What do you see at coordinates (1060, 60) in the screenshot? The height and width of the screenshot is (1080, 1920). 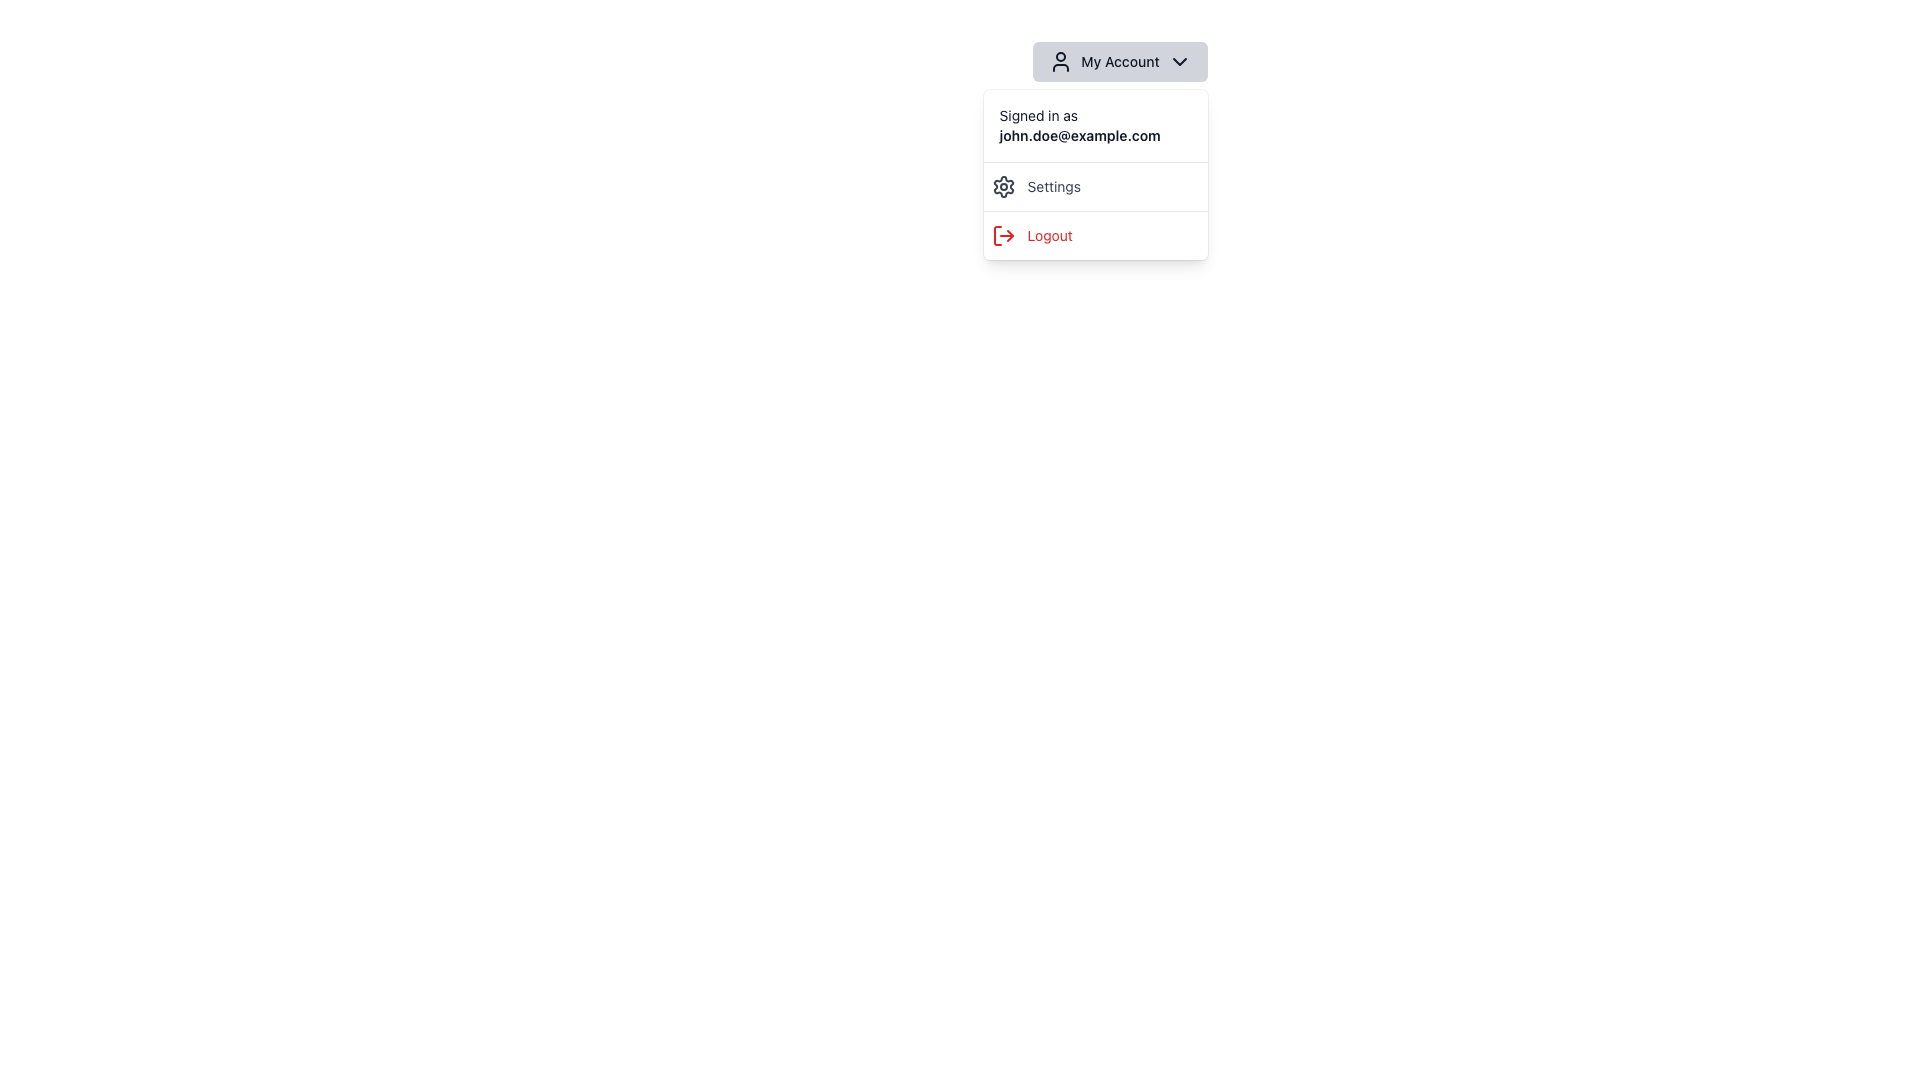 I see `the user icon located to the left of the 'My Account' button, which is represented by a circular head shape with a semi-circular body below` at bounding box center [1060, 60].